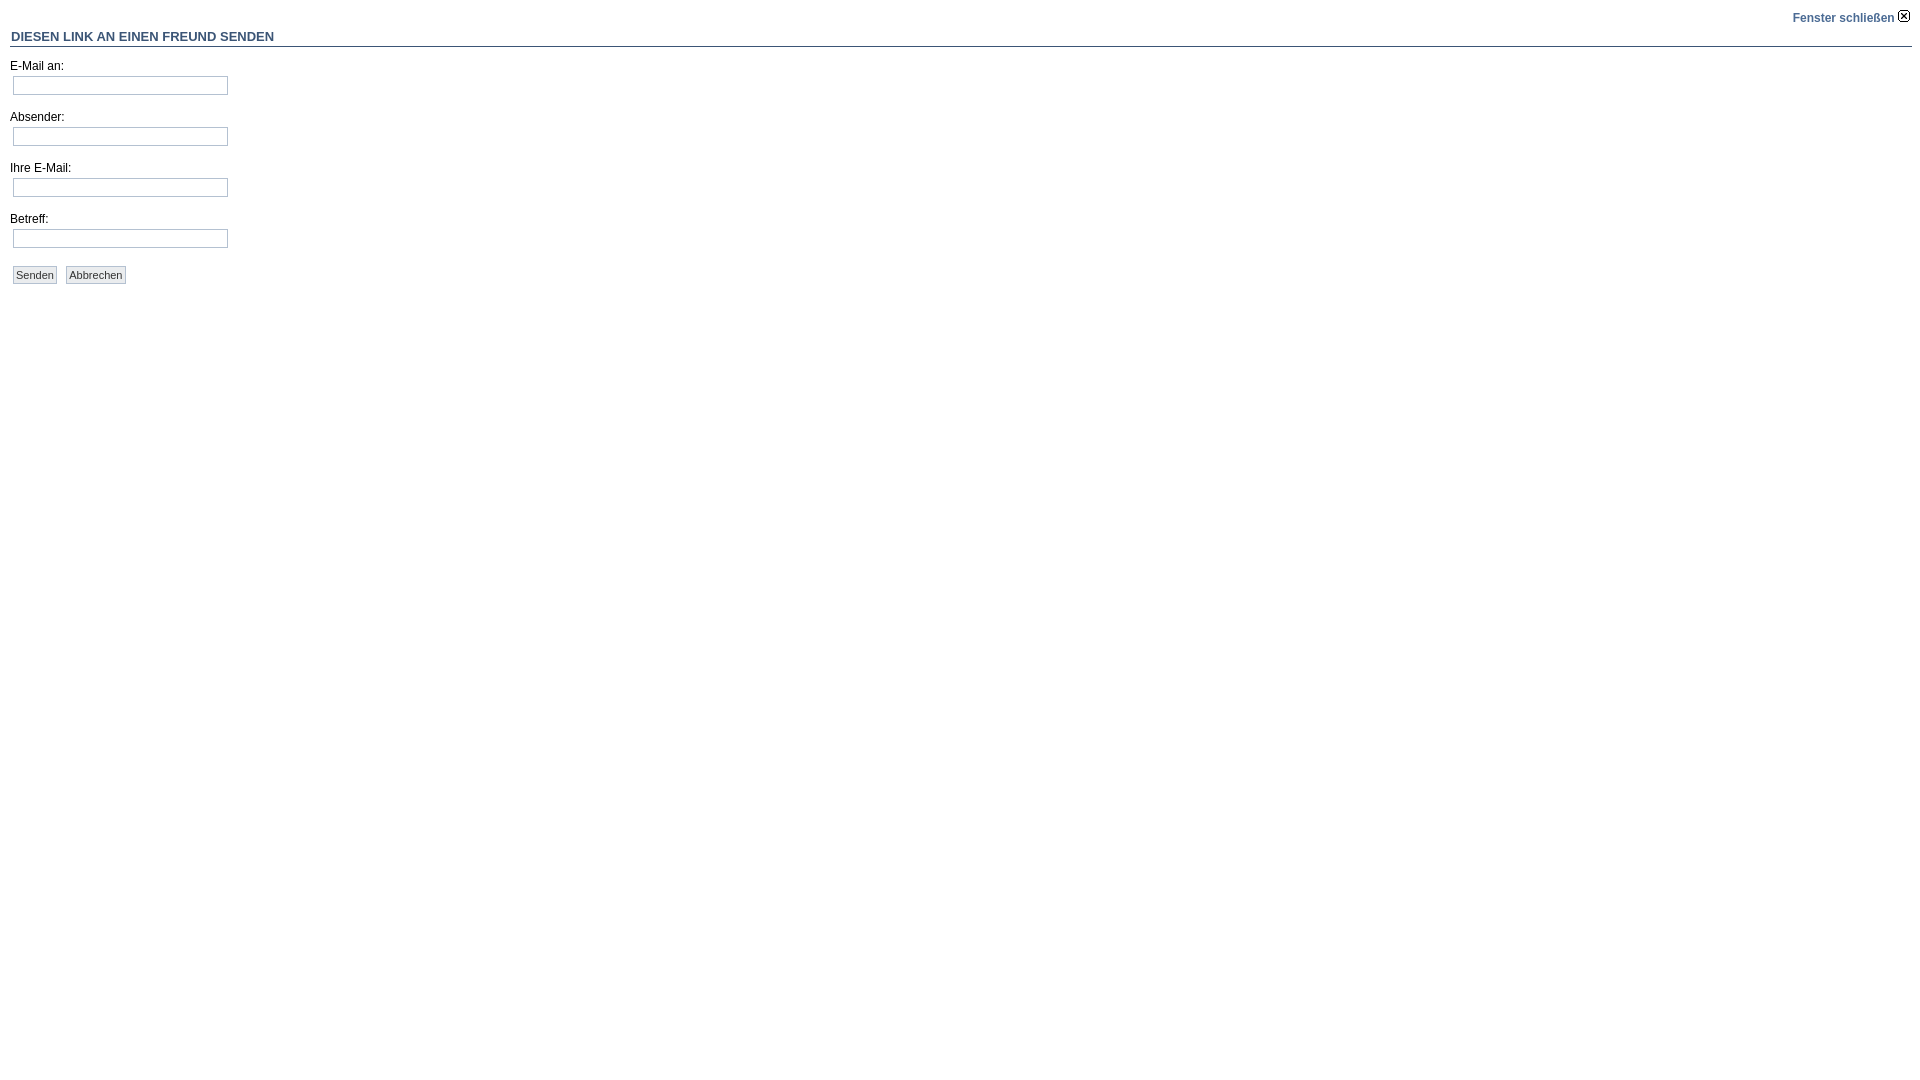 The height and width of the screenshot is (1080, 1920). I want to click on 'Abbrechen', so click(94, 274).